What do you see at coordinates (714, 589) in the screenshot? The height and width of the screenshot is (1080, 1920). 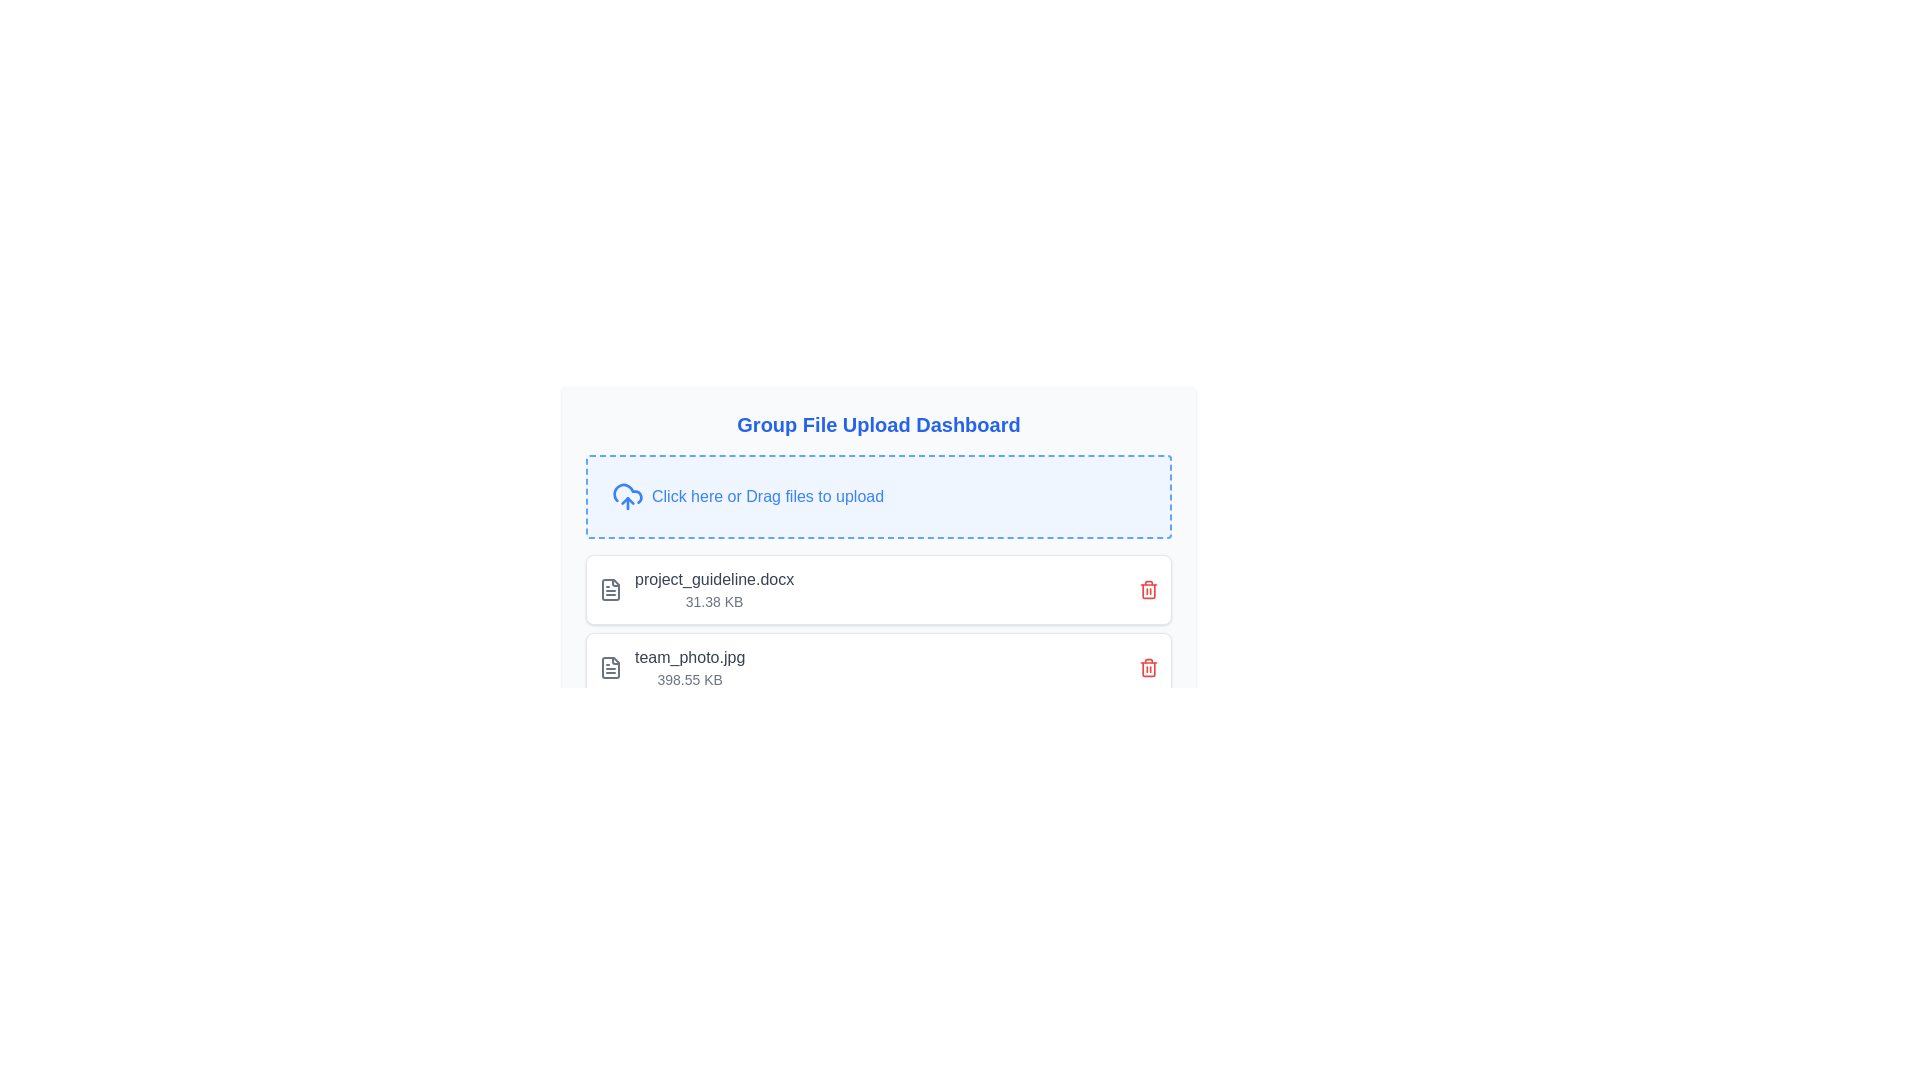 I see `the text label displaying the file name 'project_guideline.docx' and its size '31.38 KB'` at bounding box center [714, 589].